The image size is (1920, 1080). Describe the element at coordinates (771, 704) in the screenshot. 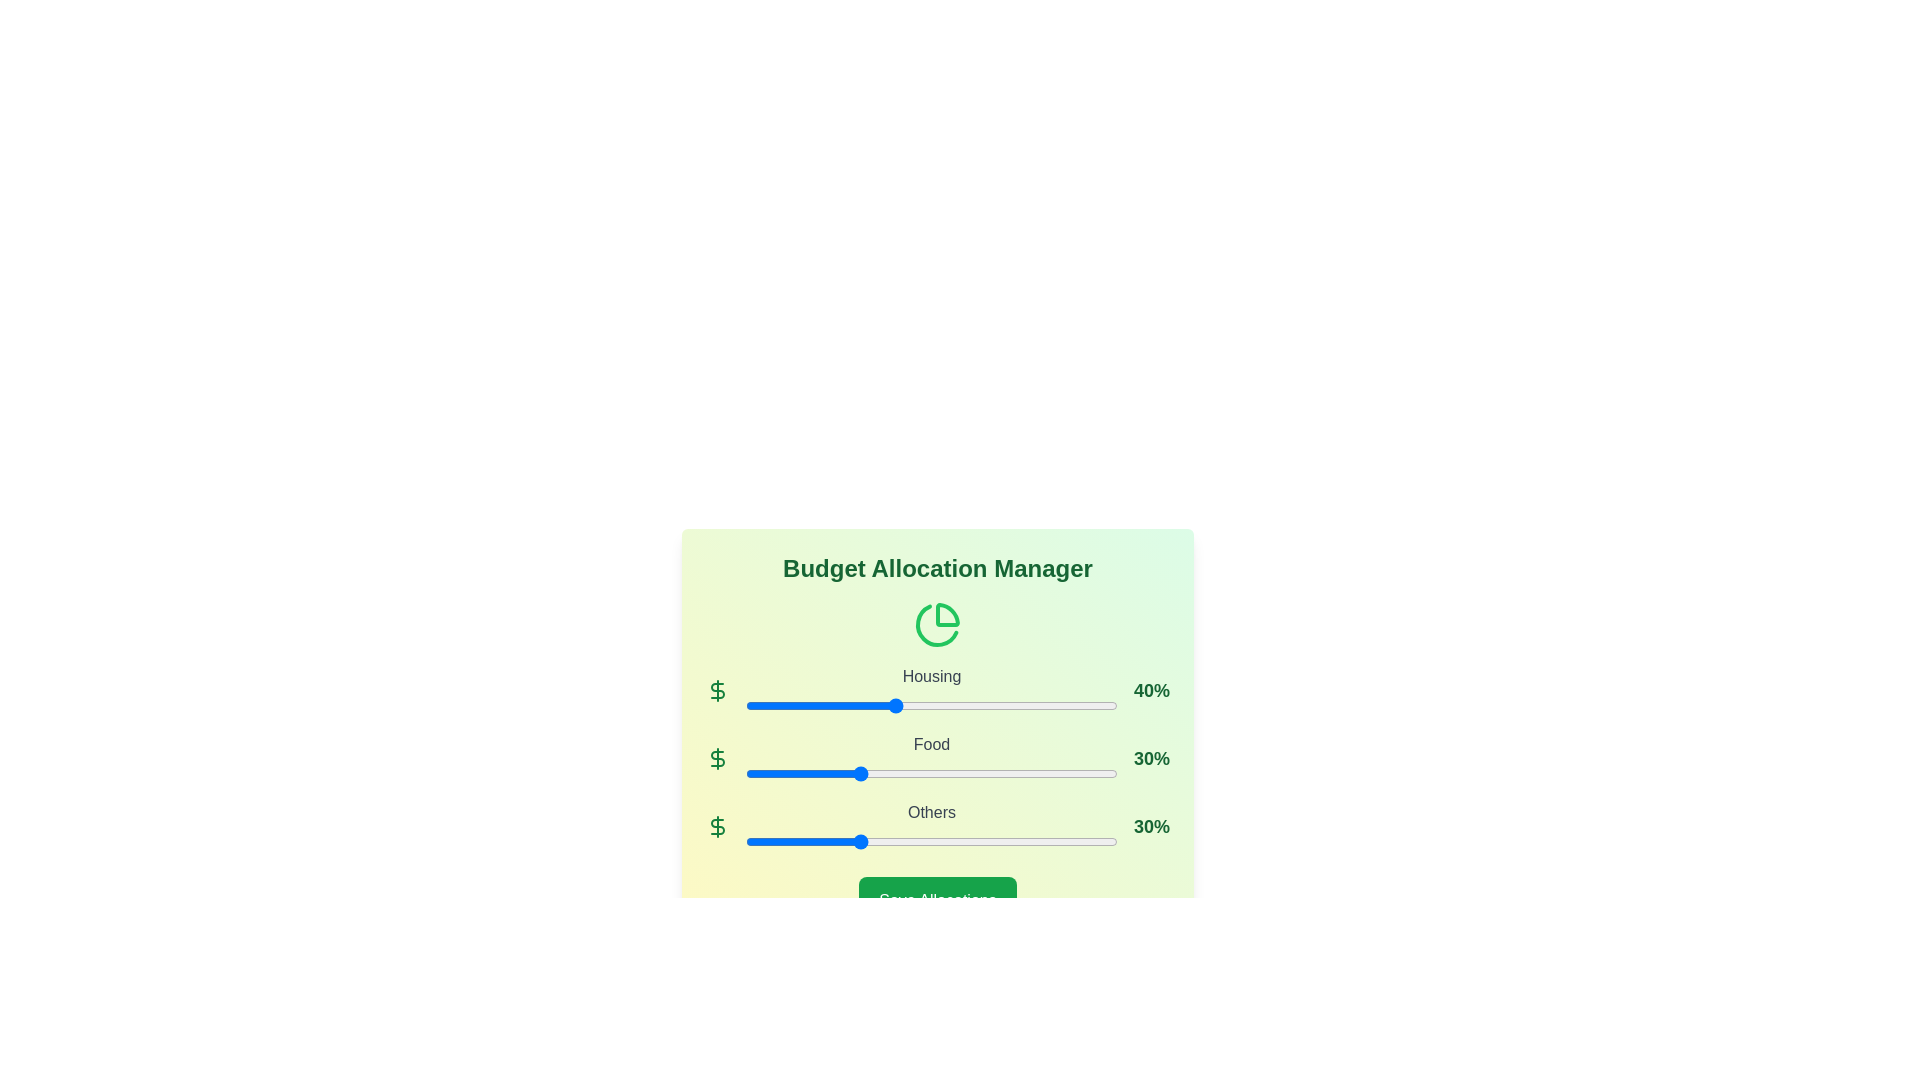

I see `the Housing allocation slider to 7%` at that location.